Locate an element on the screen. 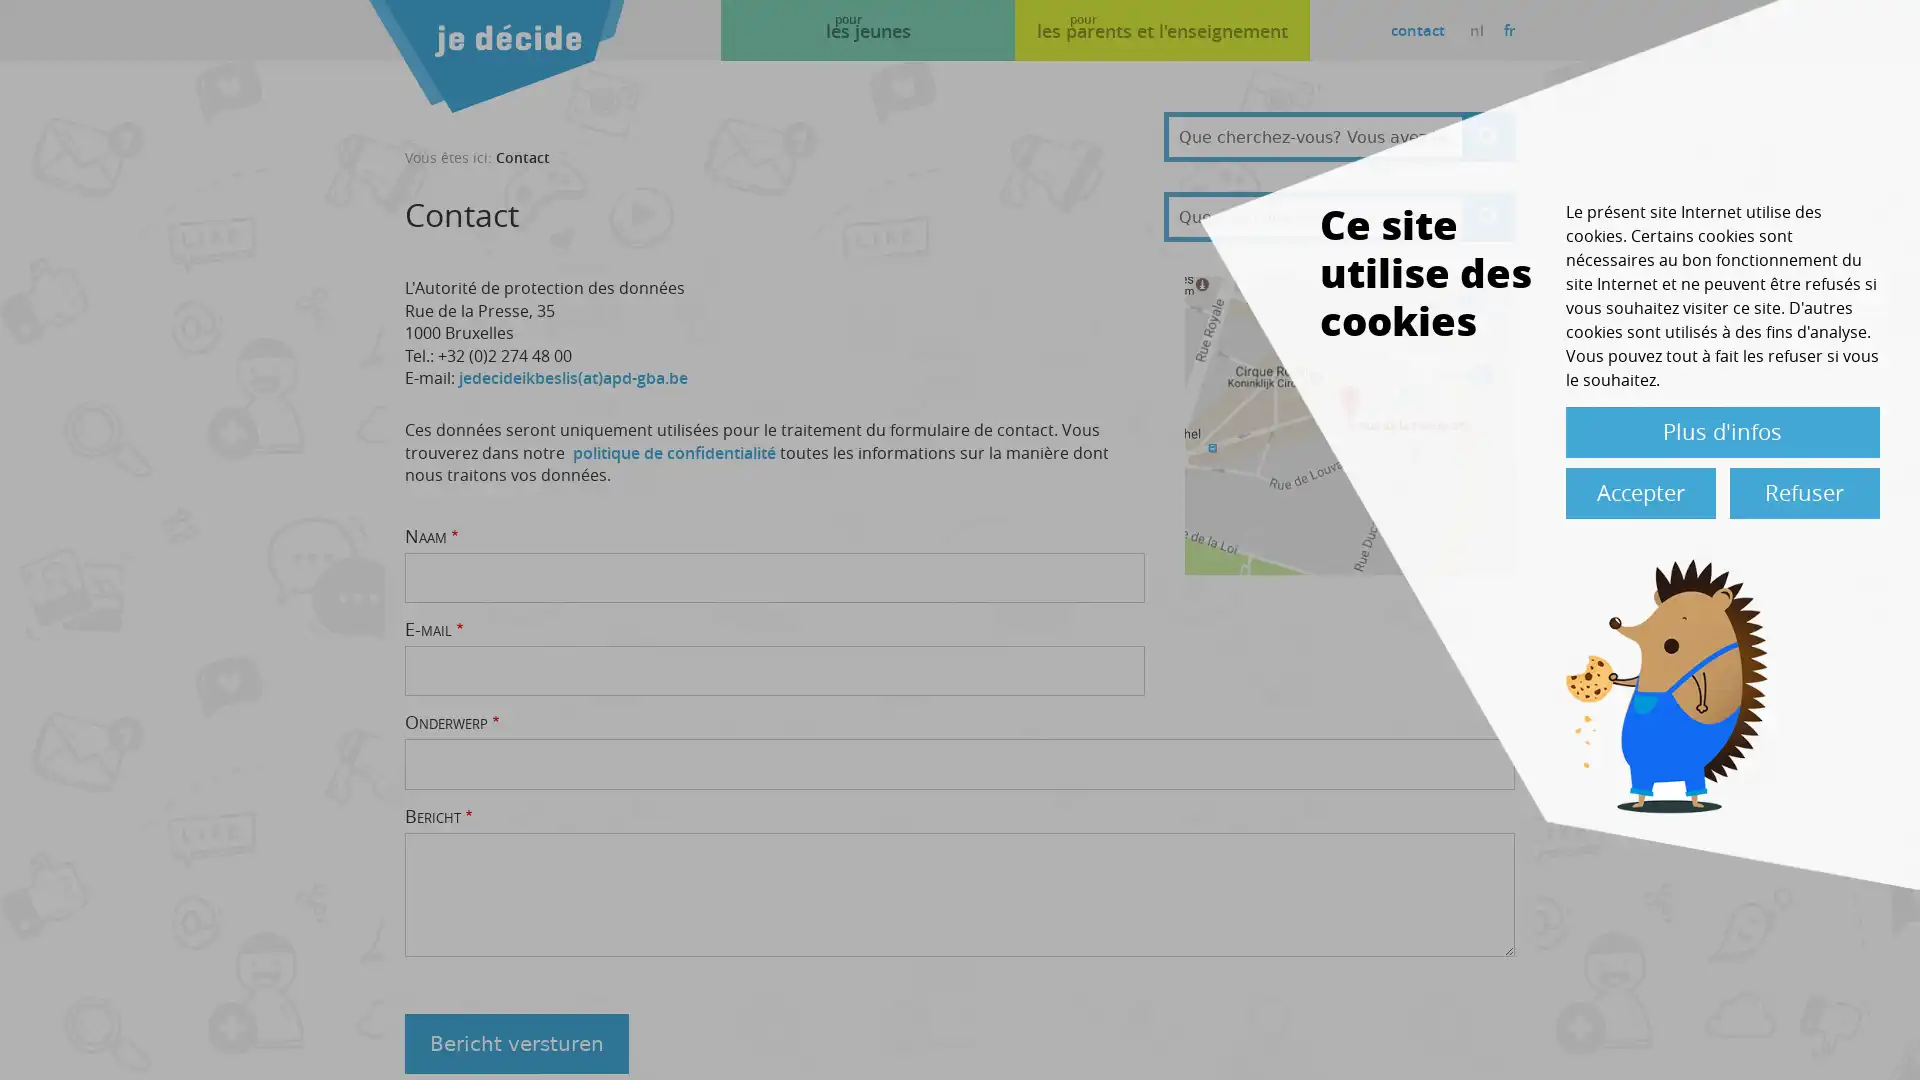  Apply is located at coordinates (1488, 136).